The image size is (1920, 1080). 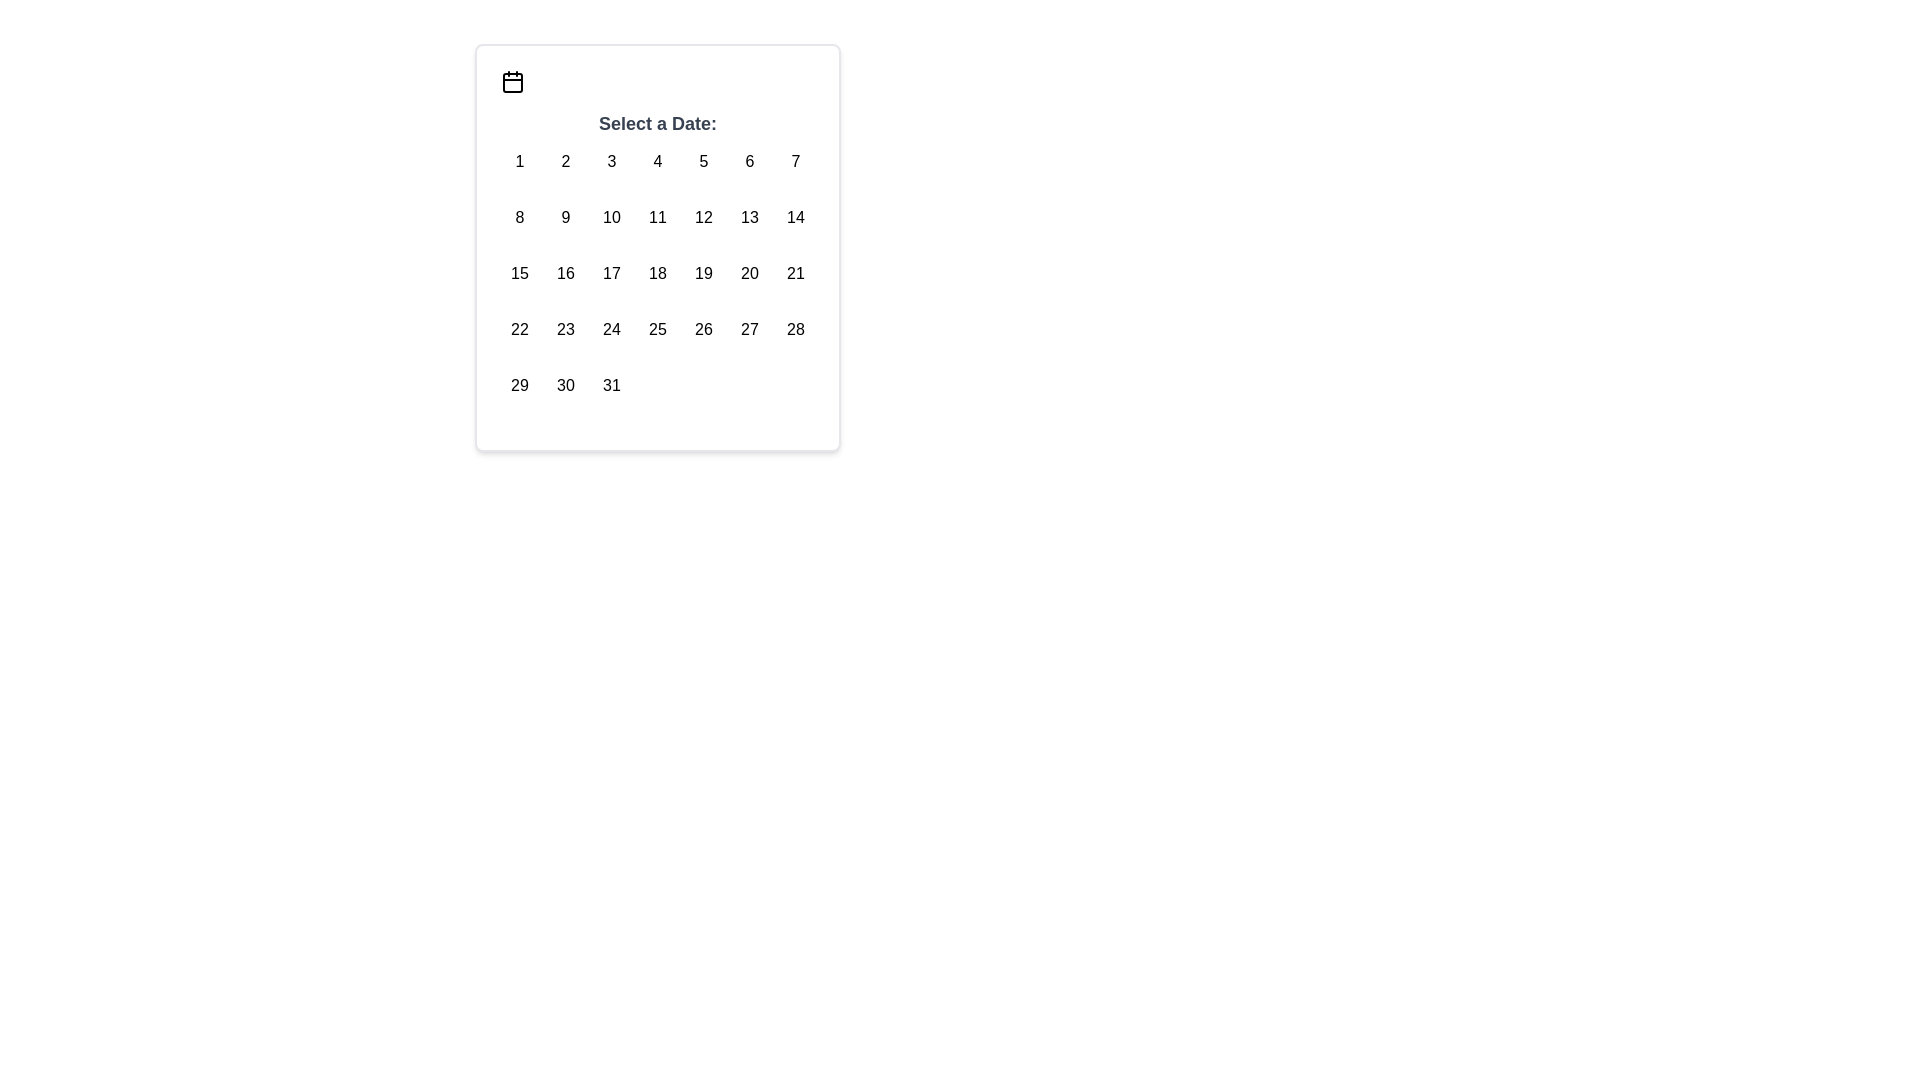 What do you see at coordinates (795, 329) in the screenshot?
I see `the selectable calendar date button representing the 28th day of the displayed month located in the fourth row and seventh column of the calendar grid` at bounding box center [795, 329].